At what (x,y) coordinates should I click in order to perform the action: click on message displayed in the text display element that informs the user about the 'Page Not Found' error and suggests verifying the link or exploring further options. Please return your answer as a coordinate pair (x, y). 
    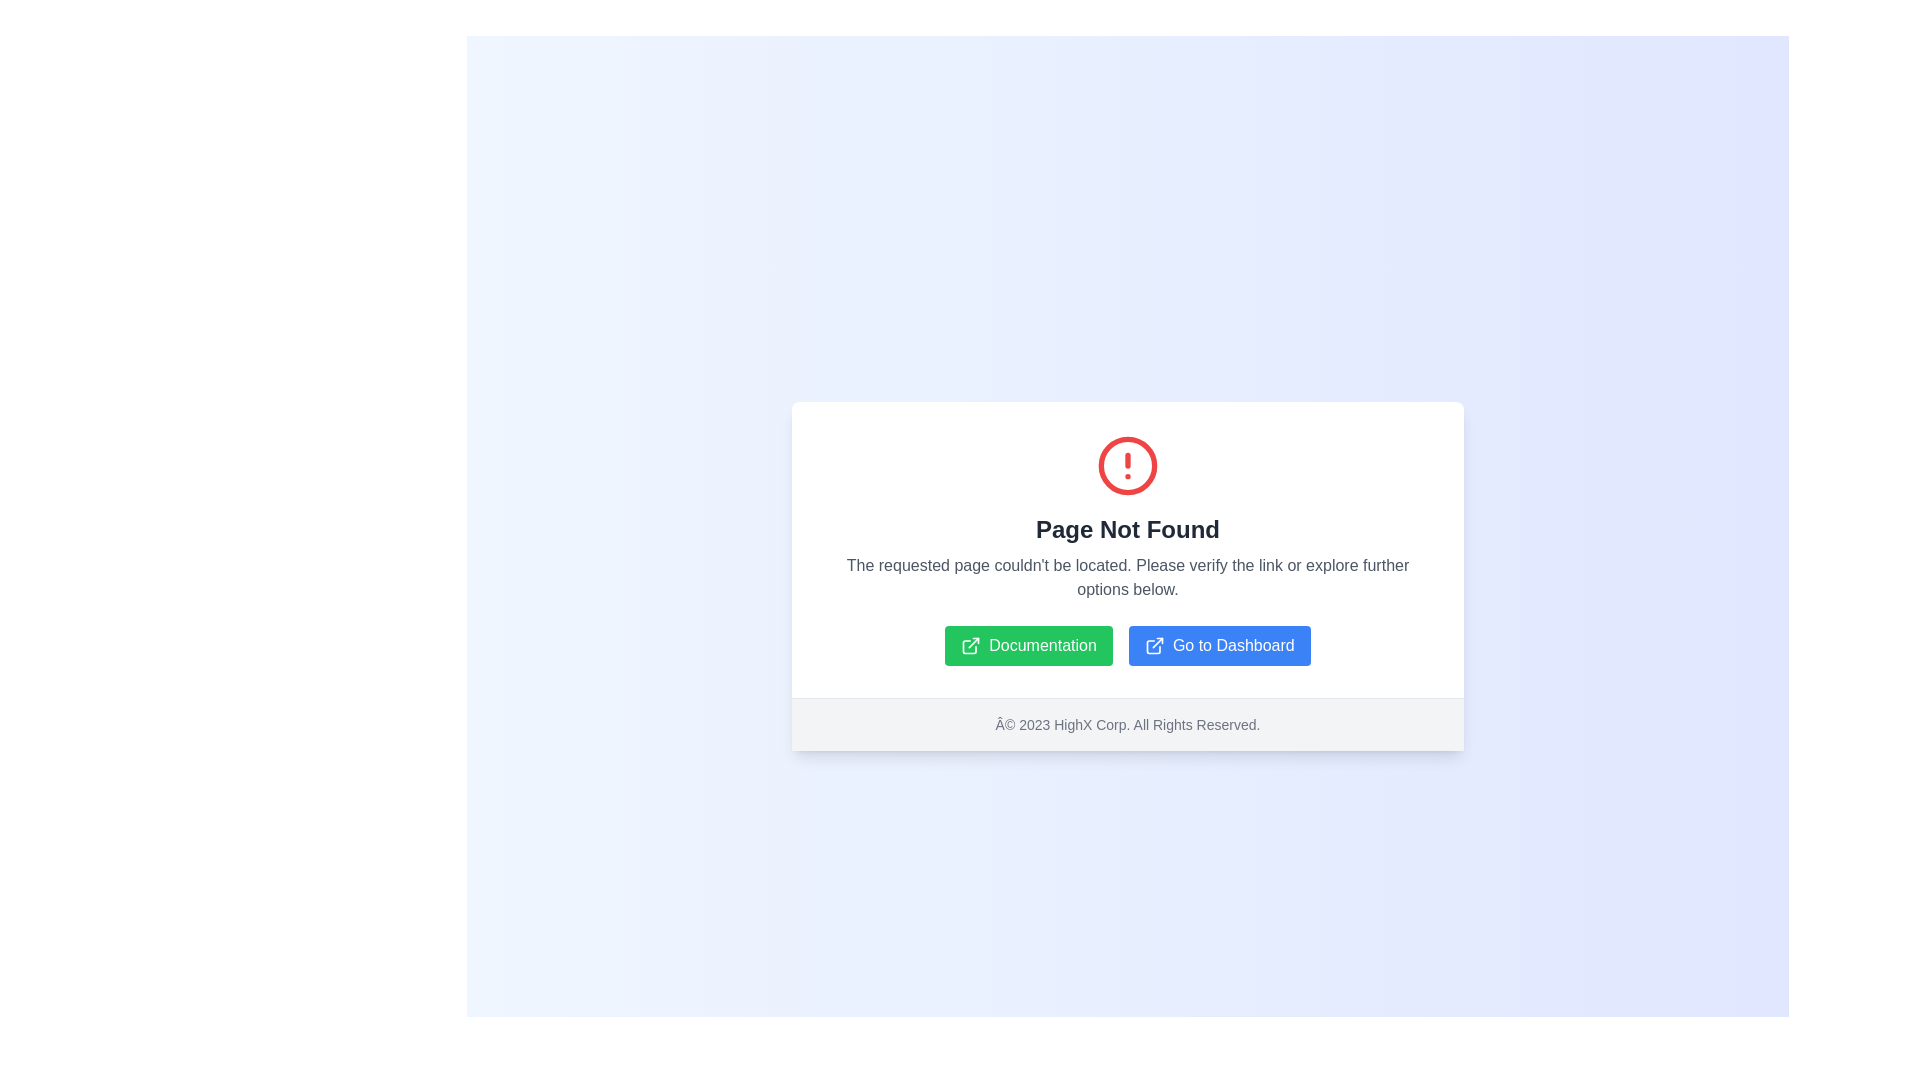
    Looking at the image, I should click on (1128, 577).